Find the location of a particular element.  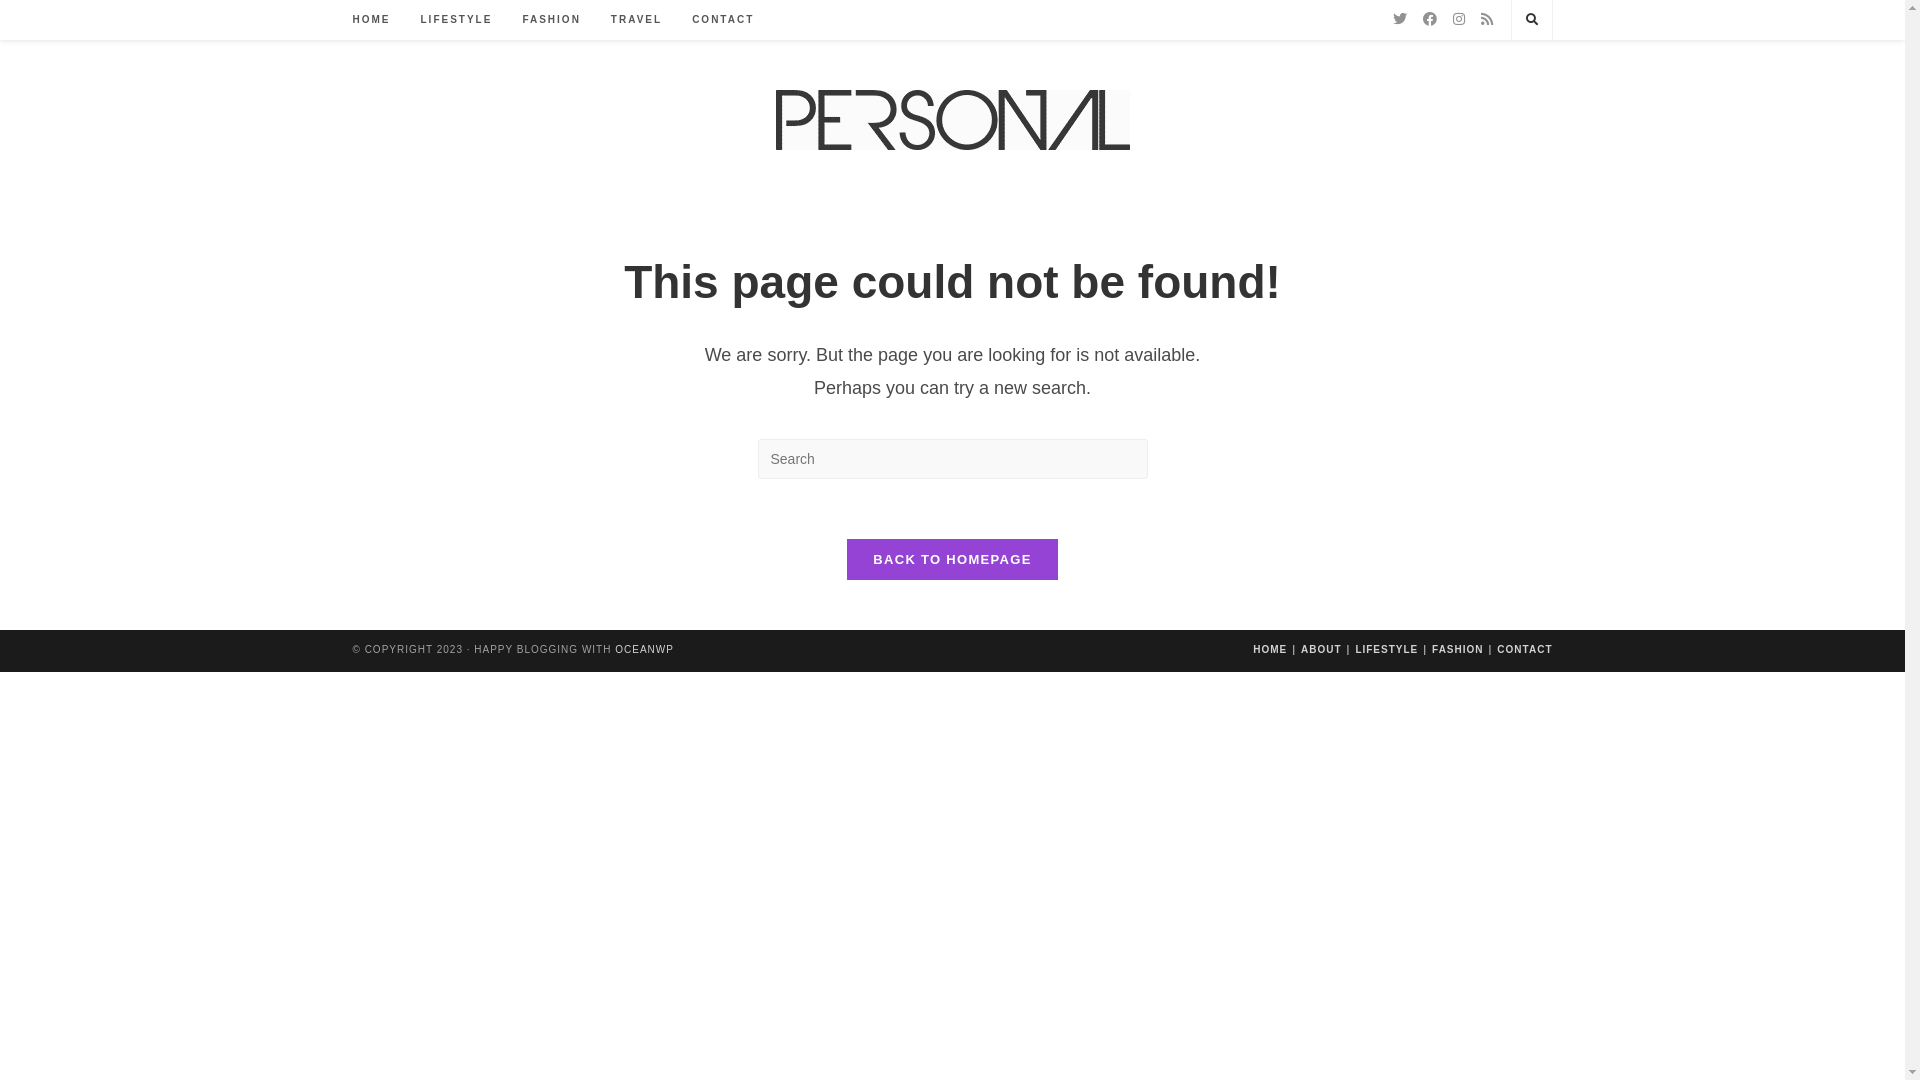

'BACK TO HOMEPAGE' is located at coordinates (950, 559).